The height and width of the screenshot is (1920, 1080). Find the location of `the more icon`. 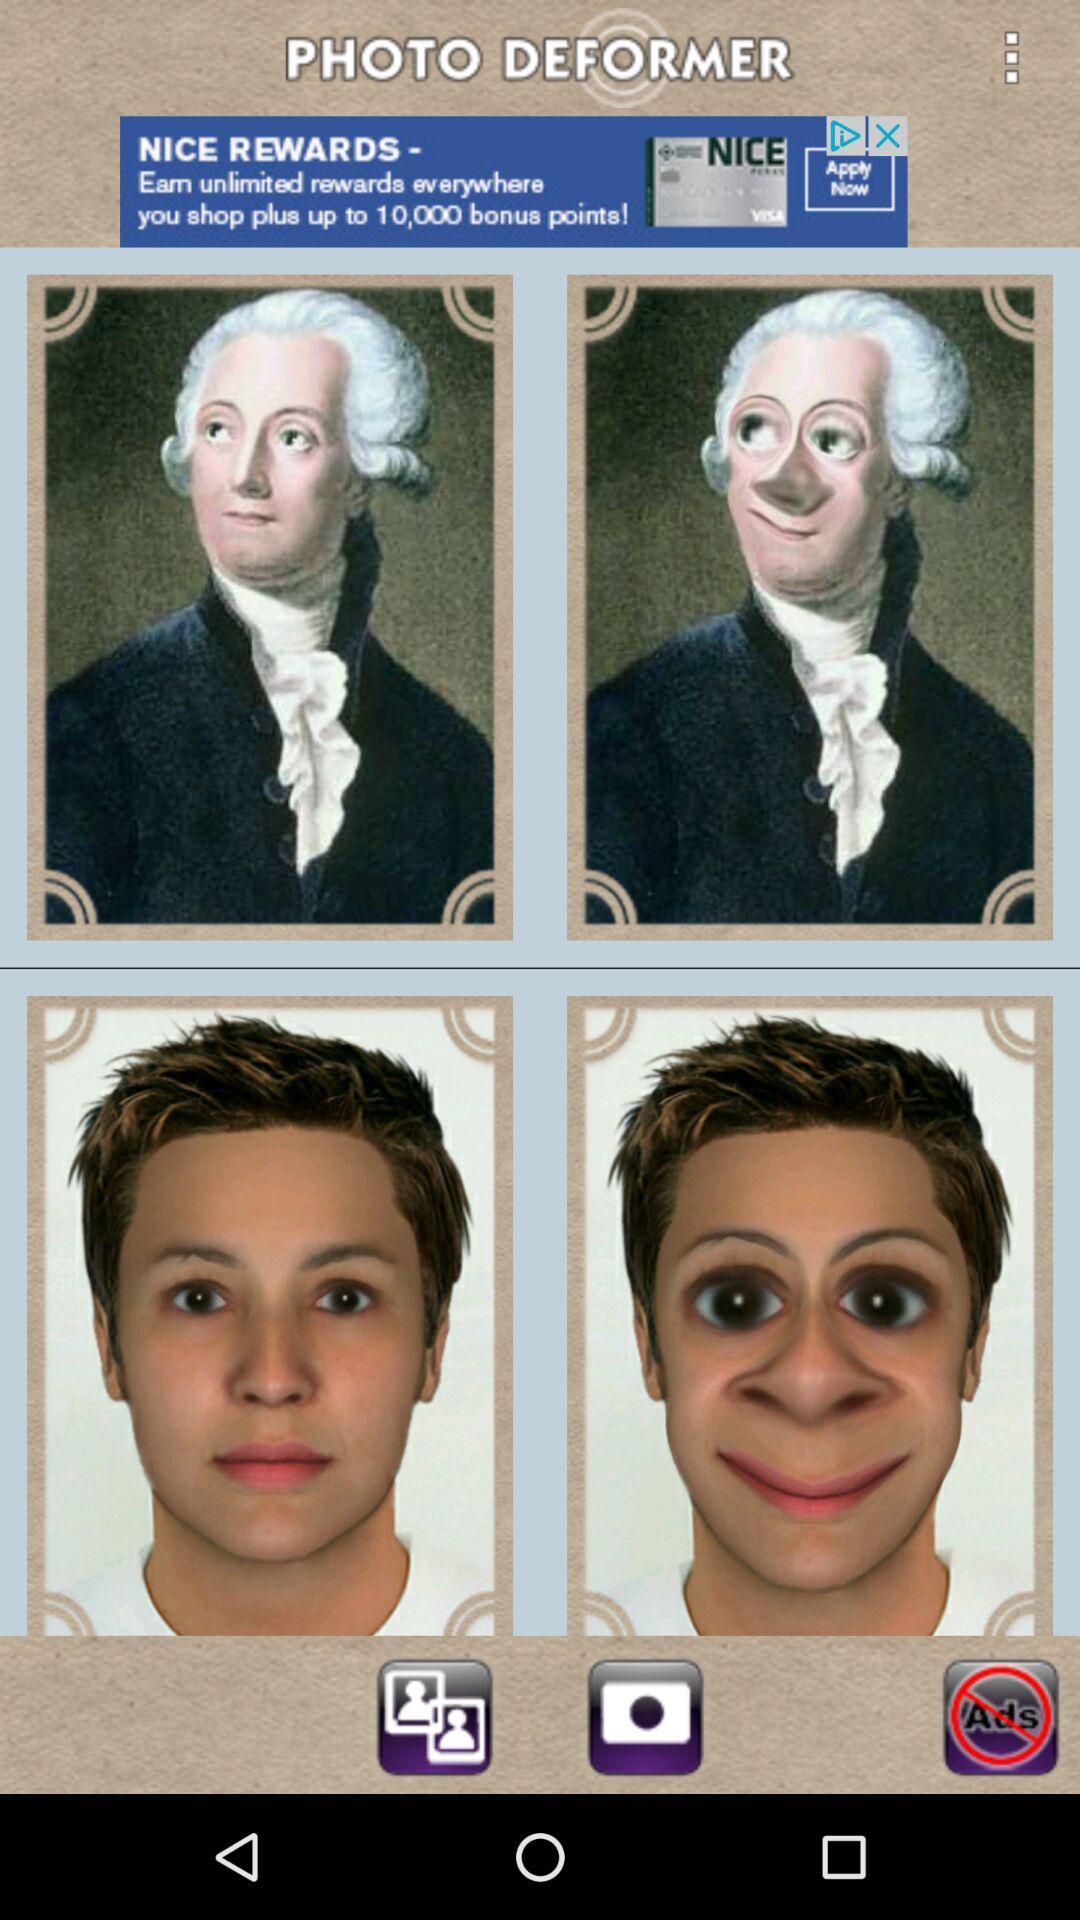

the more icon is located at coordinates (1011, 61).